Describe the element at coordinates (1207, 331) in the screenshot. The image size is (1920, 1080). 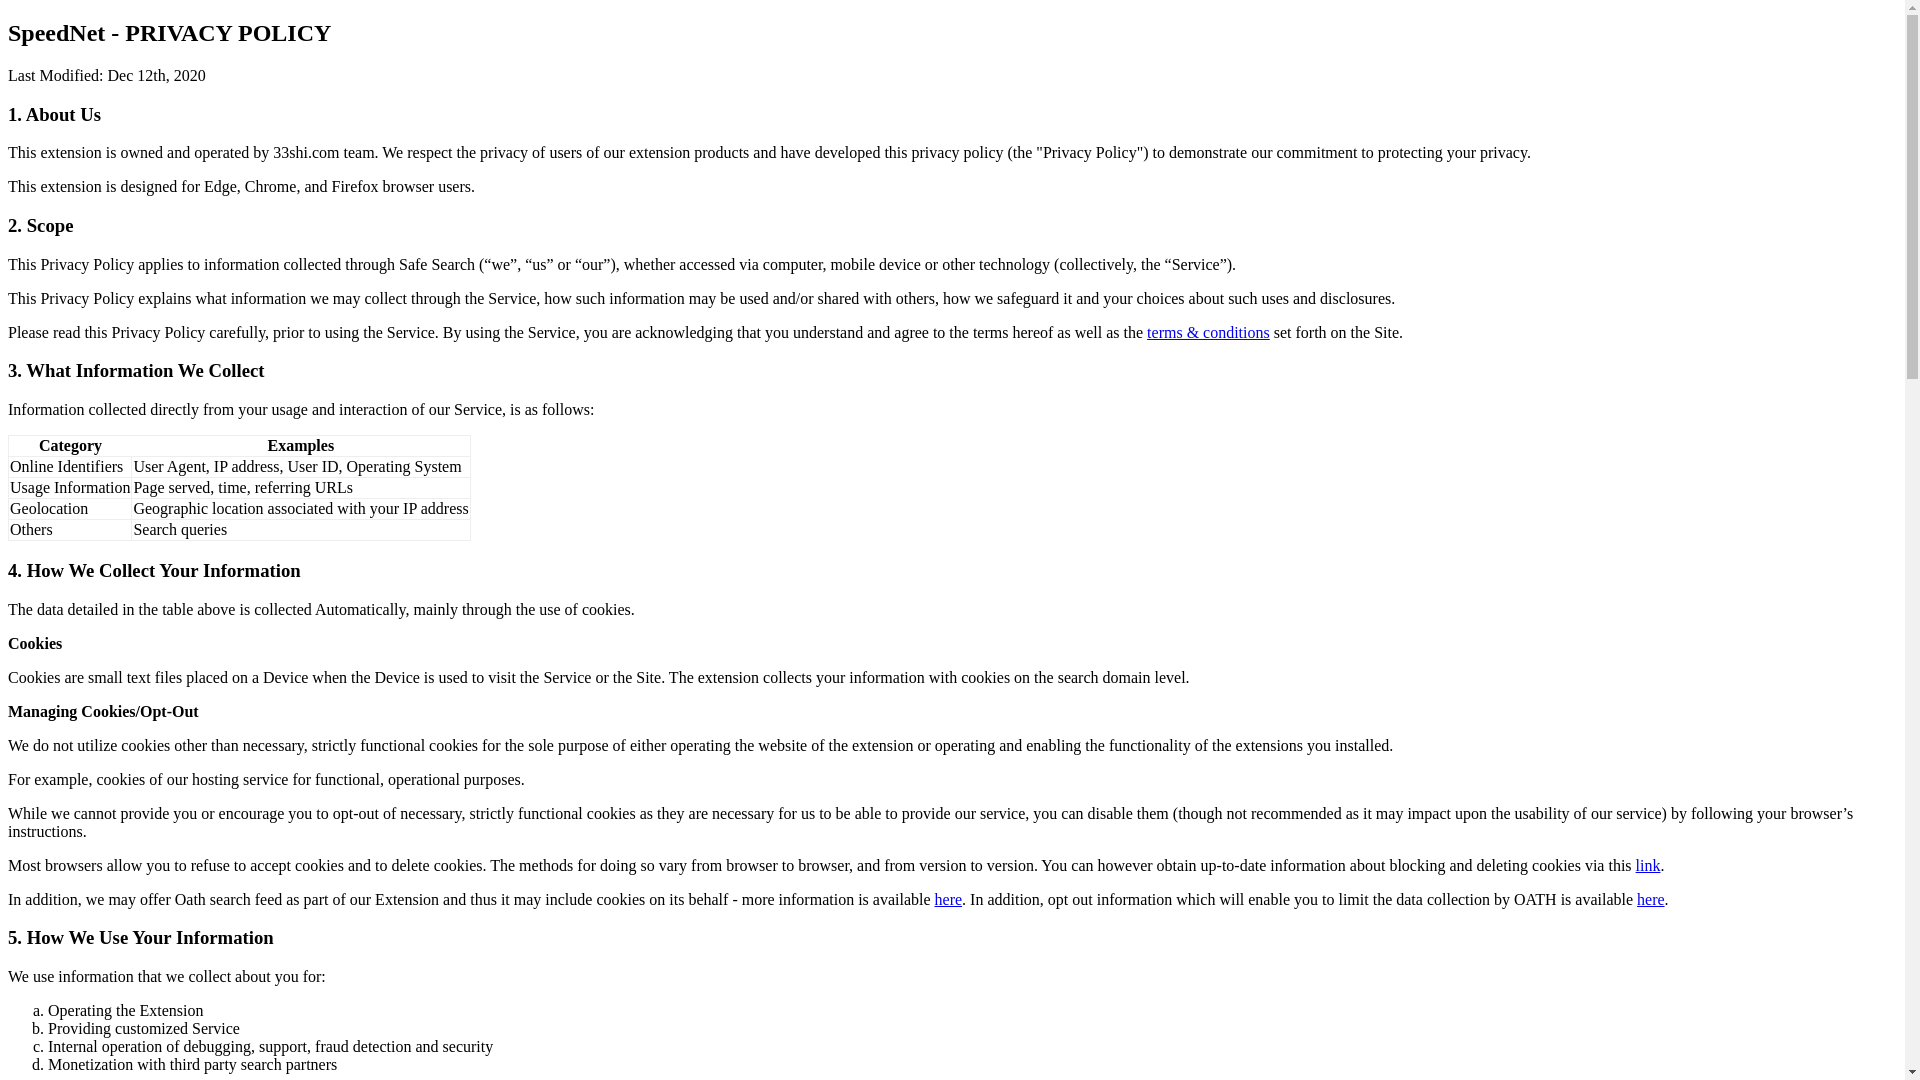
I see `'terms & conditions'` at that location.